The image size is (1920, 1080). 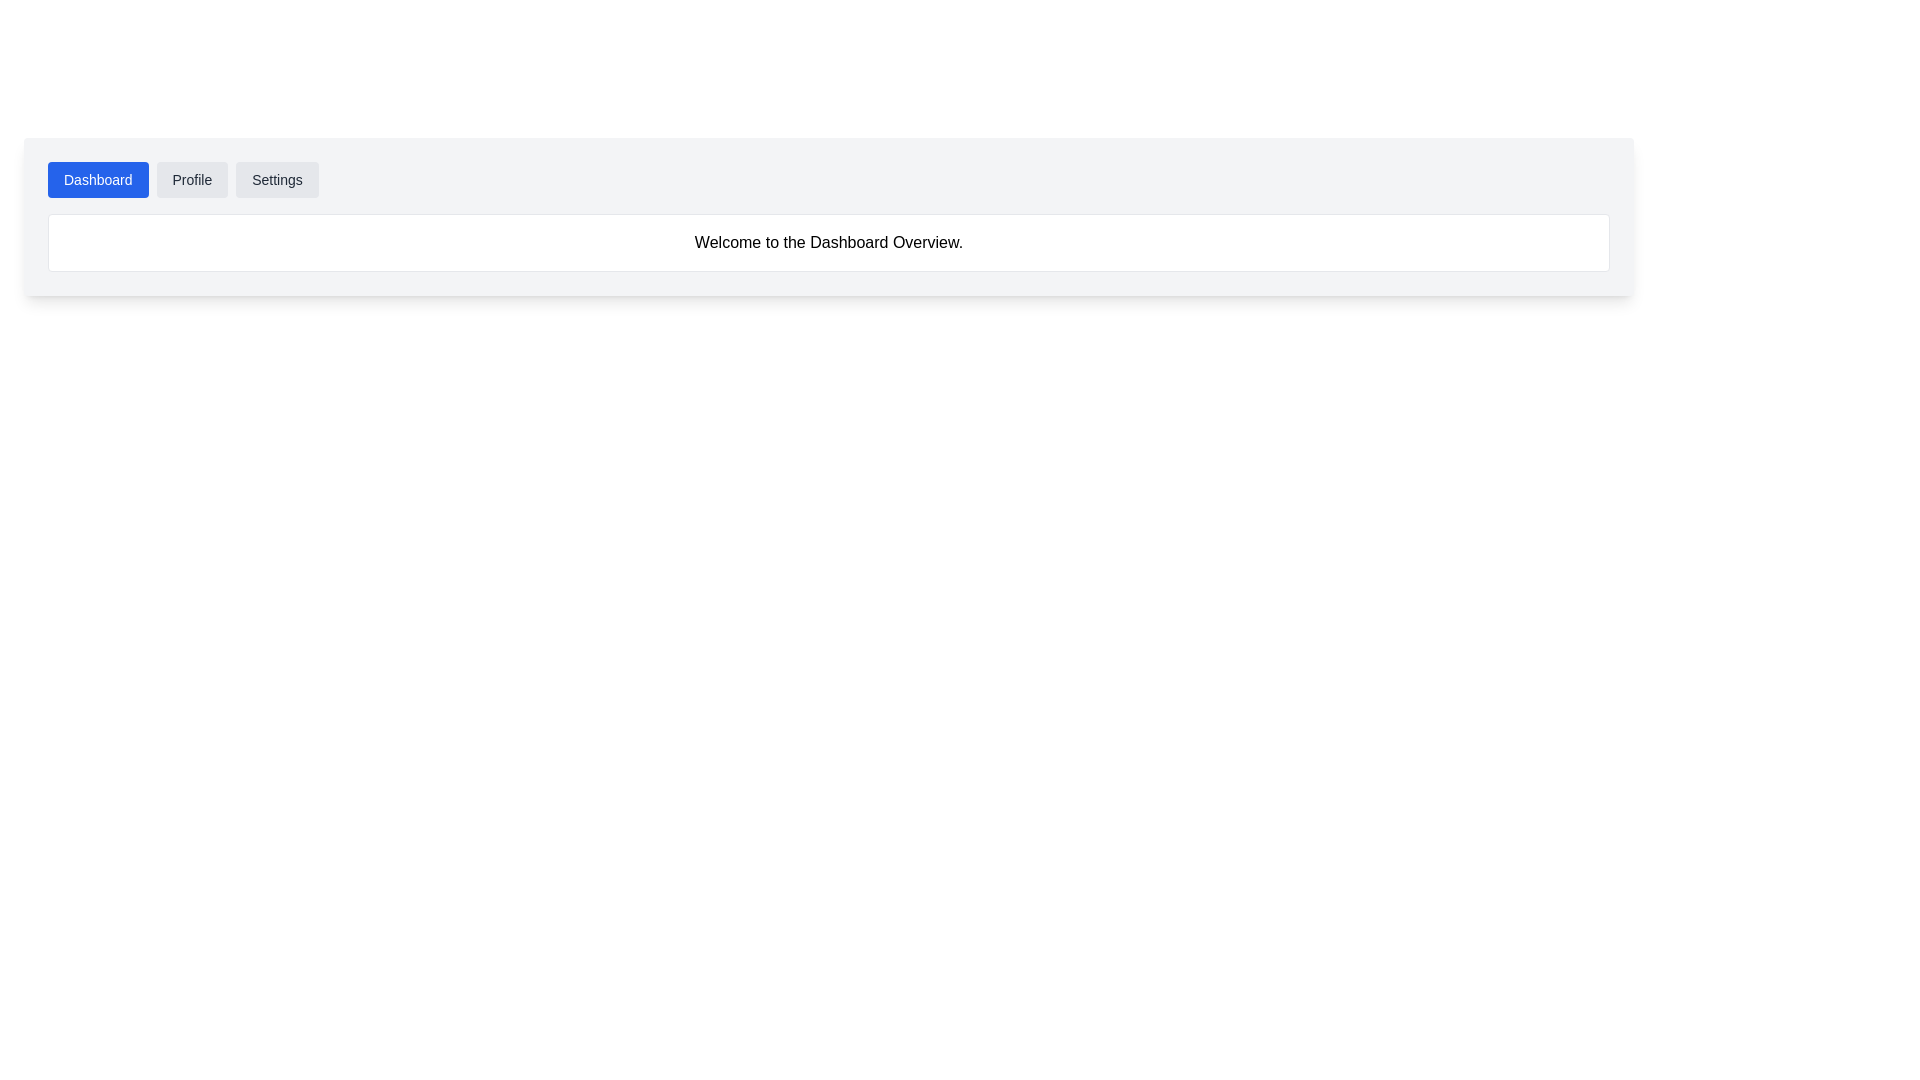 I want to click on the tab labeled Dashboard to view its content, so click(x=97, y=180).